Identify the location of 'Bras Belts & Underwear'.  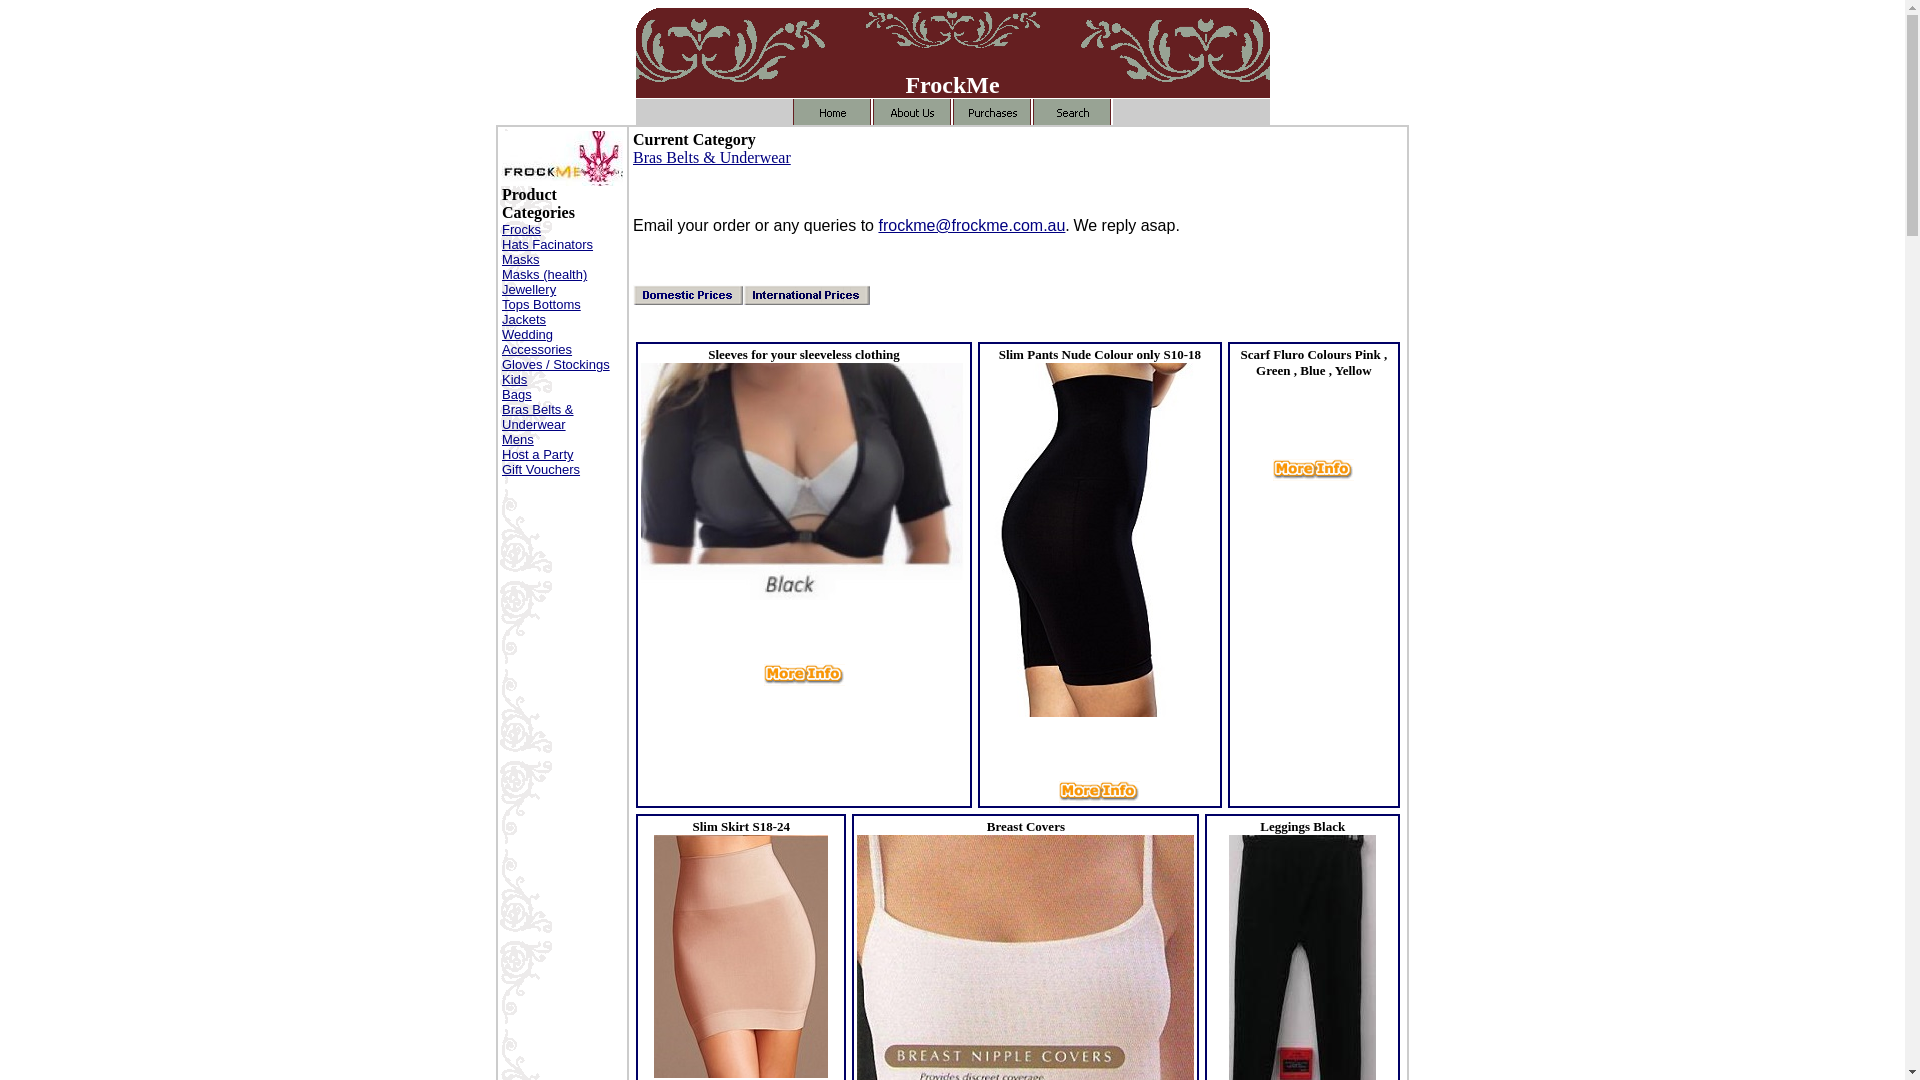
(711, 156).